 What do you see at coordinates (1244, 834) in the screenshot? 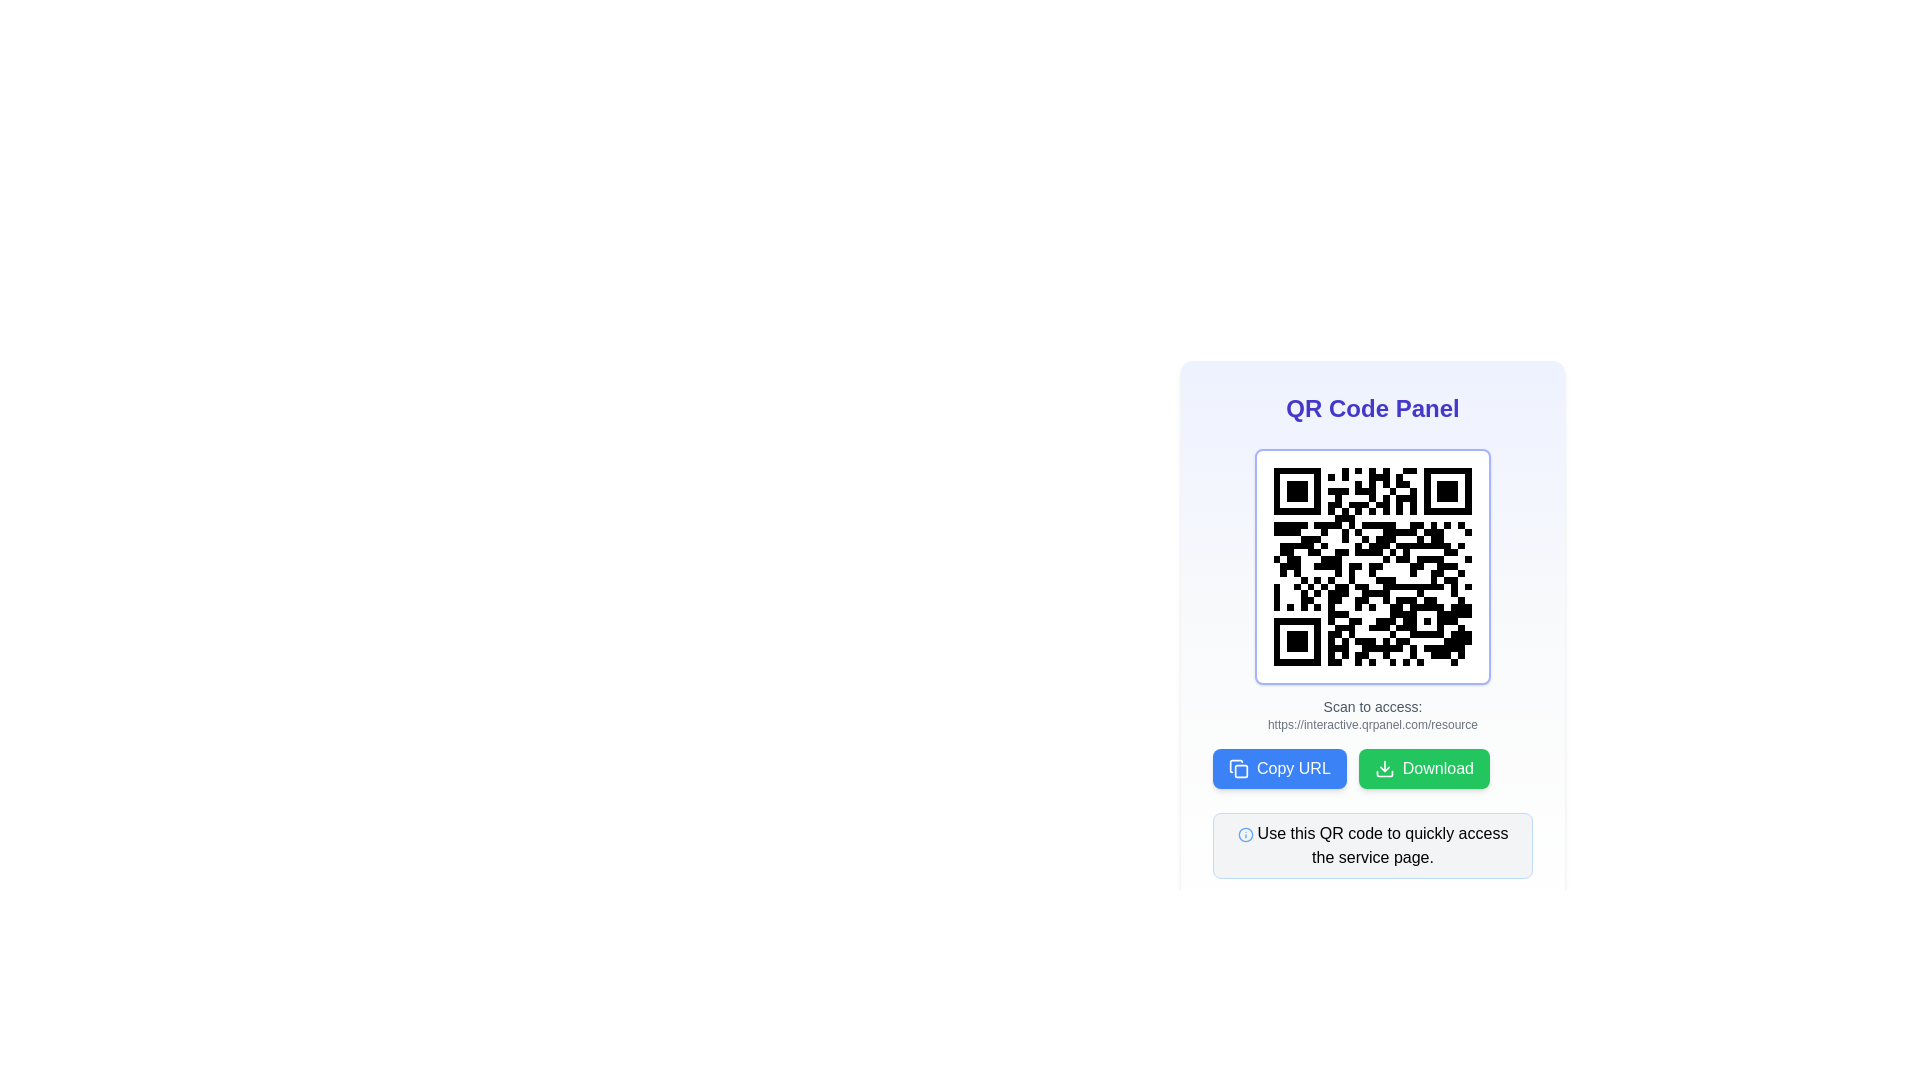
I see `the blue-stroke circular icon within the QR code panel to identify related information` at bounding box center [1244, 834].